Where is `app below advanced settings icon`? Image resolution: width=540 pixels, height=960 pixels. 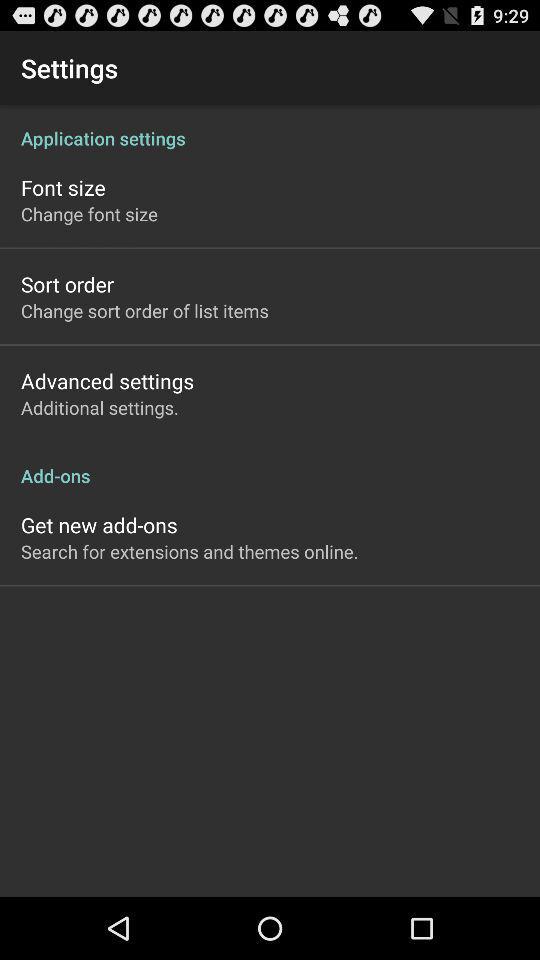 app below advanced settings icon is located at coordinates (98, 406).